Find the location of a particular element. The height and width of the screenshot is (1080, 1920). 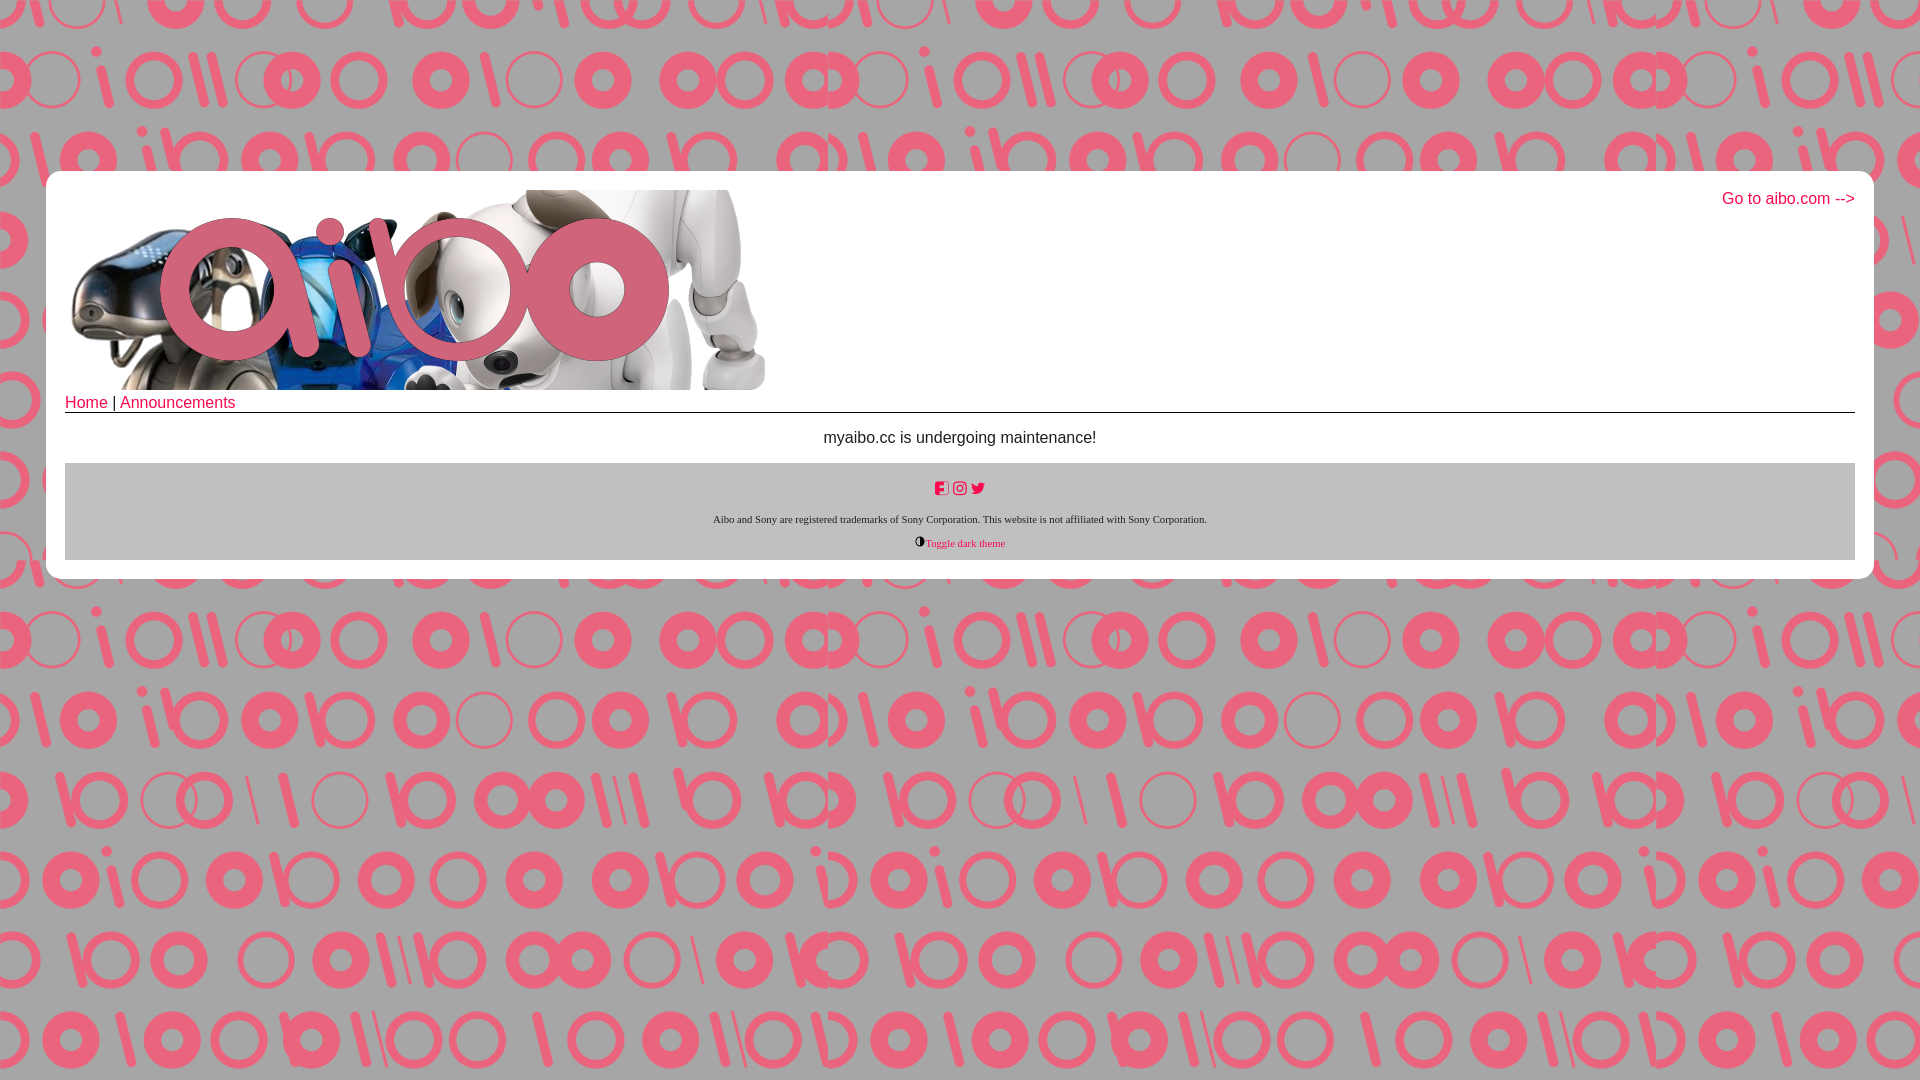

'Announcements' is located at coordinates (177, 402).